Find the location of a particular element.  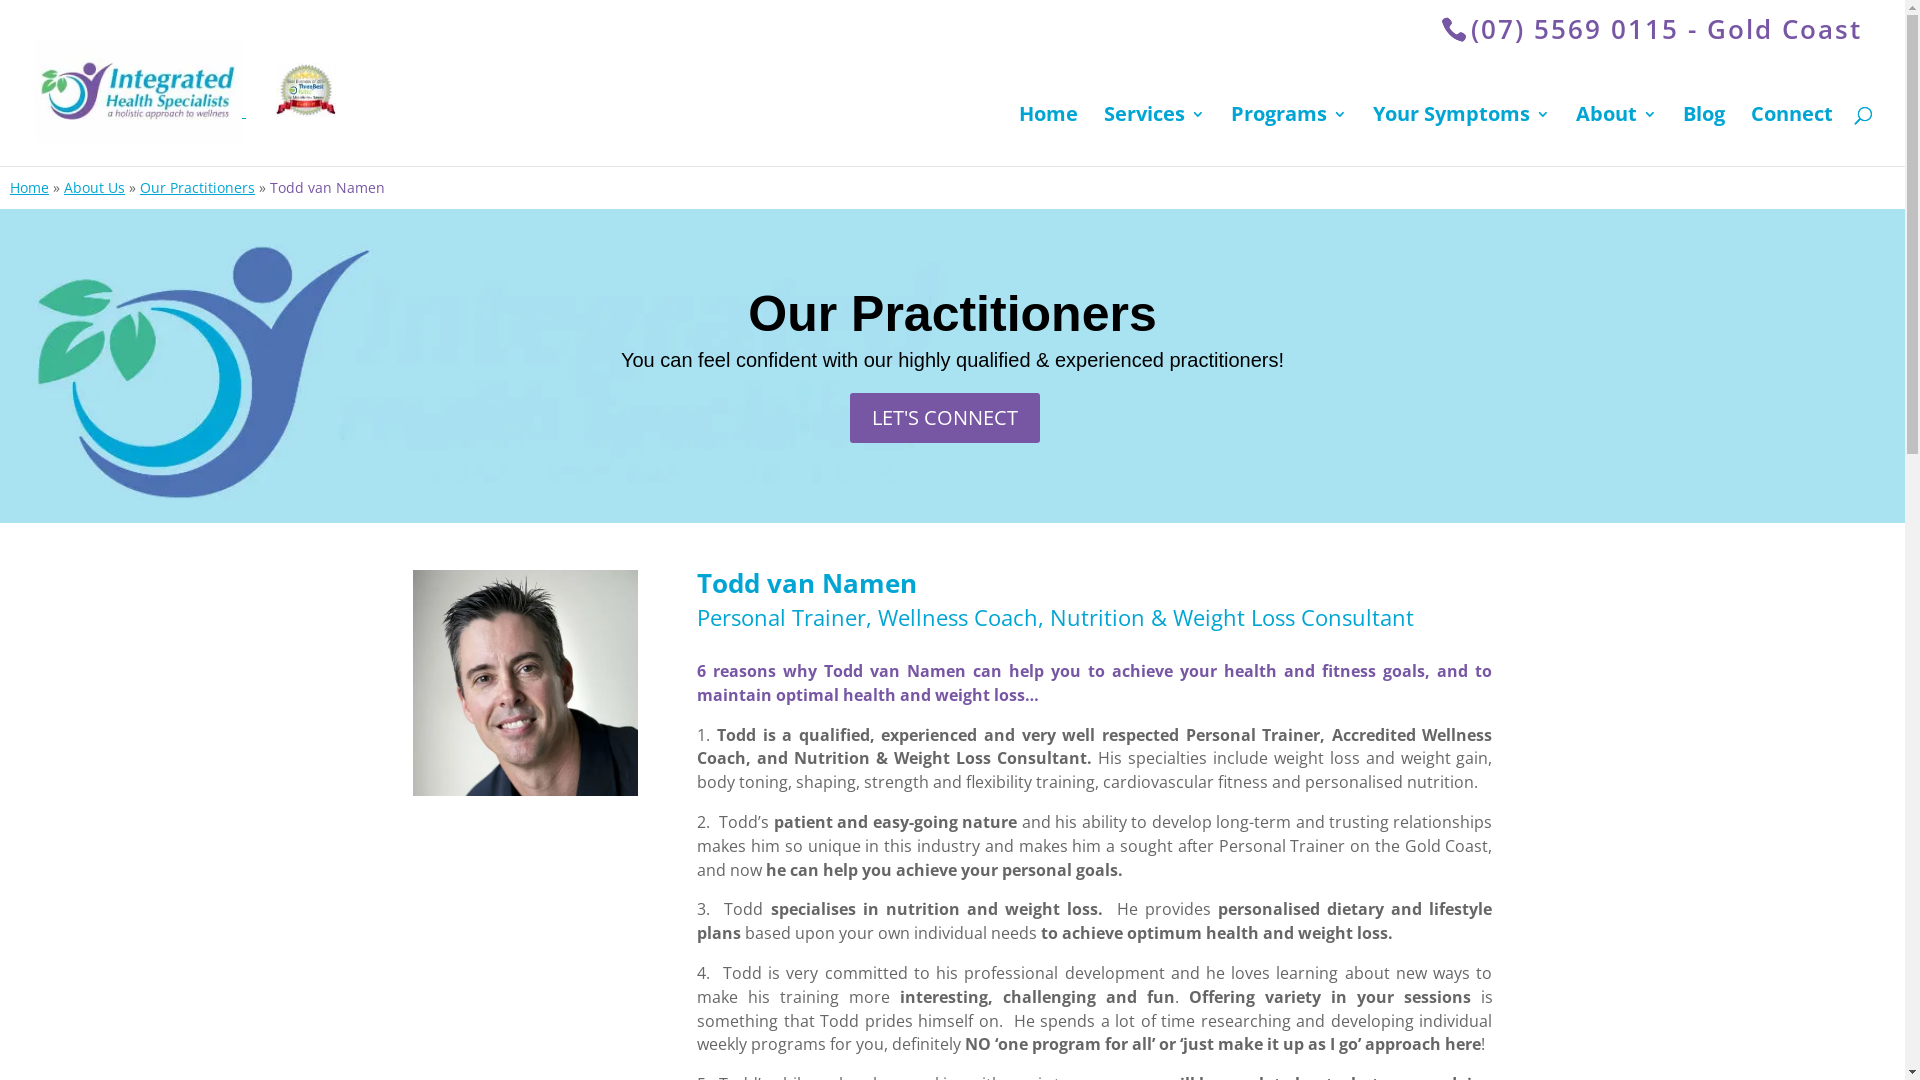

'LET'S CONNECT' is located at coordinates (944, 416).